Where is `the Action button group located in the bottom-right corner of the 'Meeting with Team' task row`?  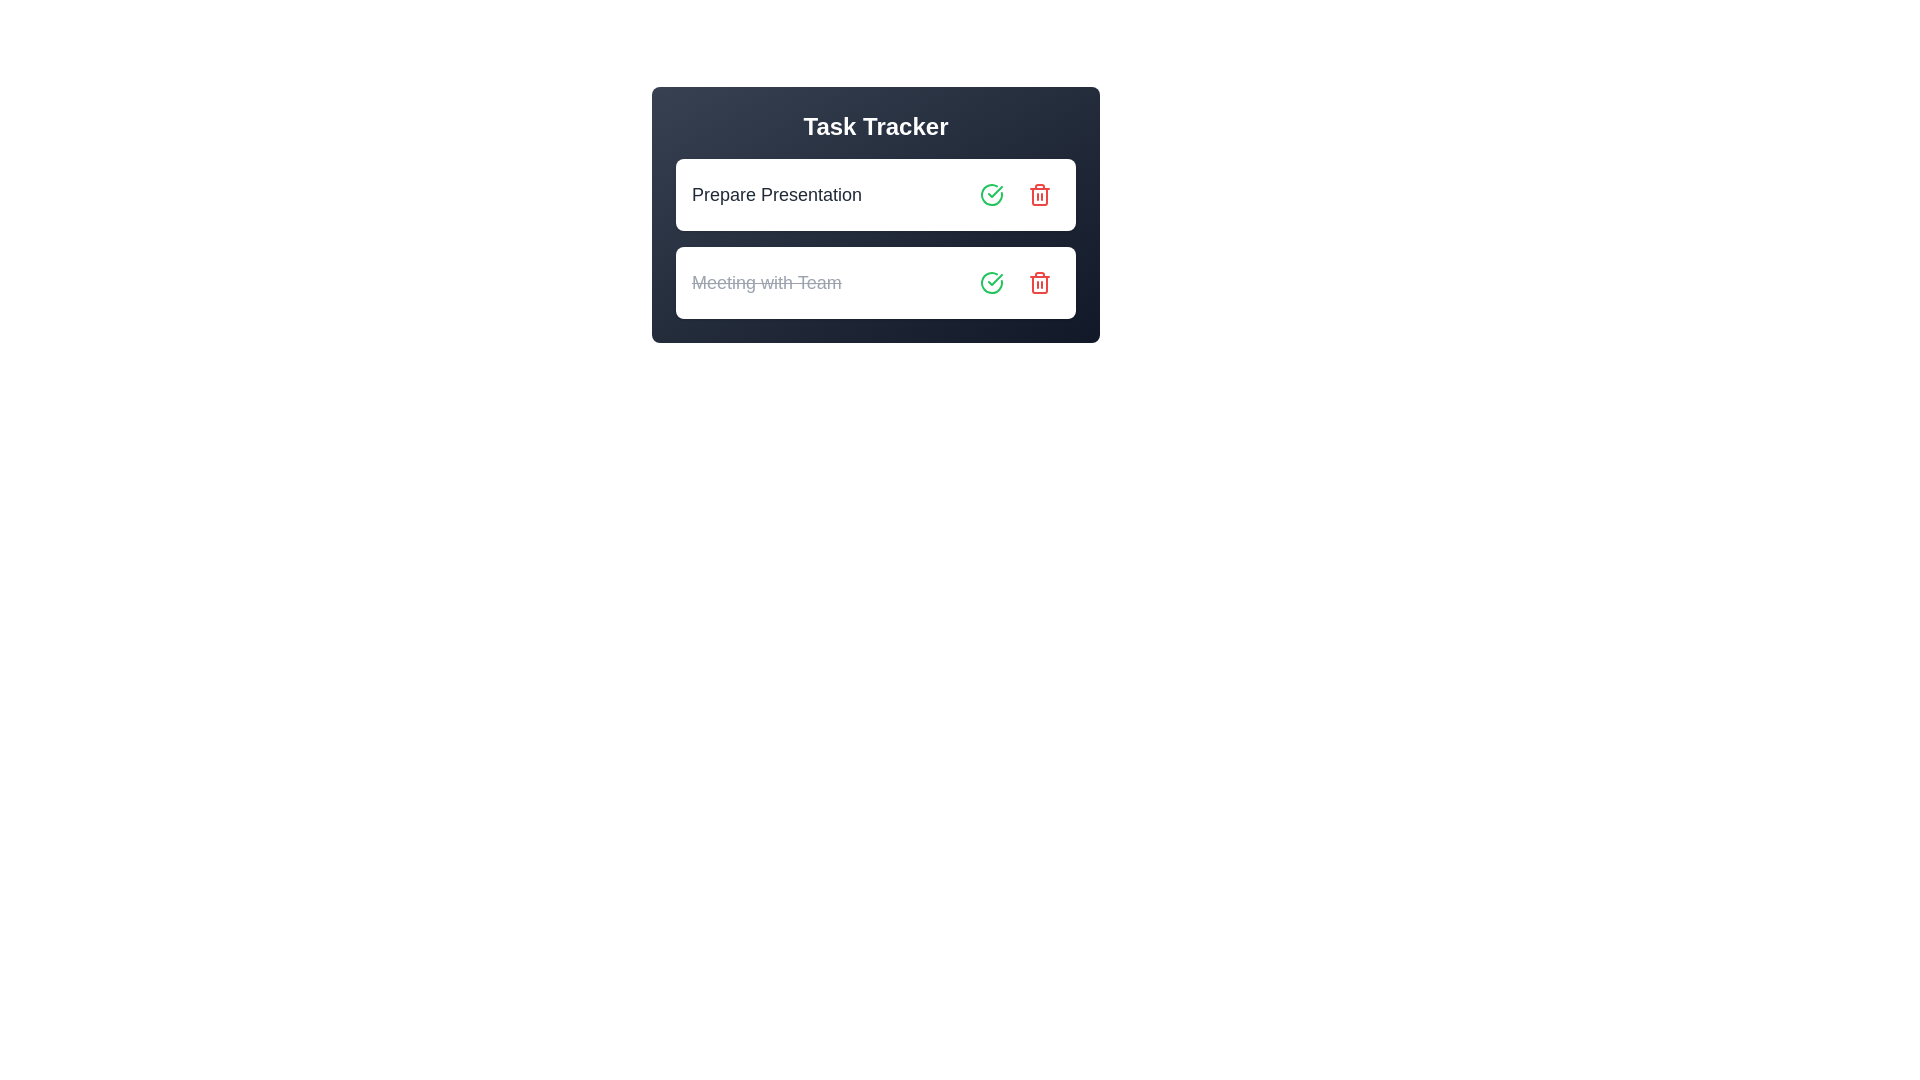 the Action button group located in the bottom-right corner of the 'Meeting with Team' task row is located at coordinates (1016, 282).